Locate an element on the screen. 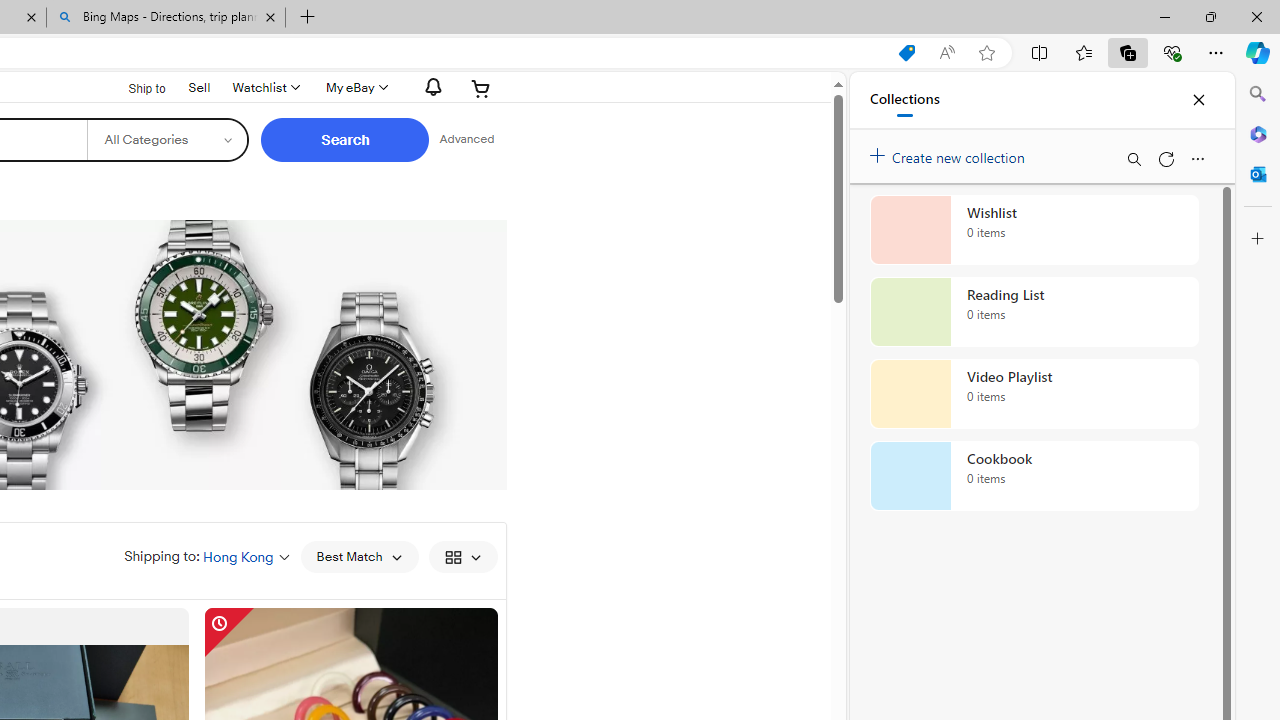 This screenshot has width=1280, height=720. 'View: Gallery View' is located at coordinates (461, 556).